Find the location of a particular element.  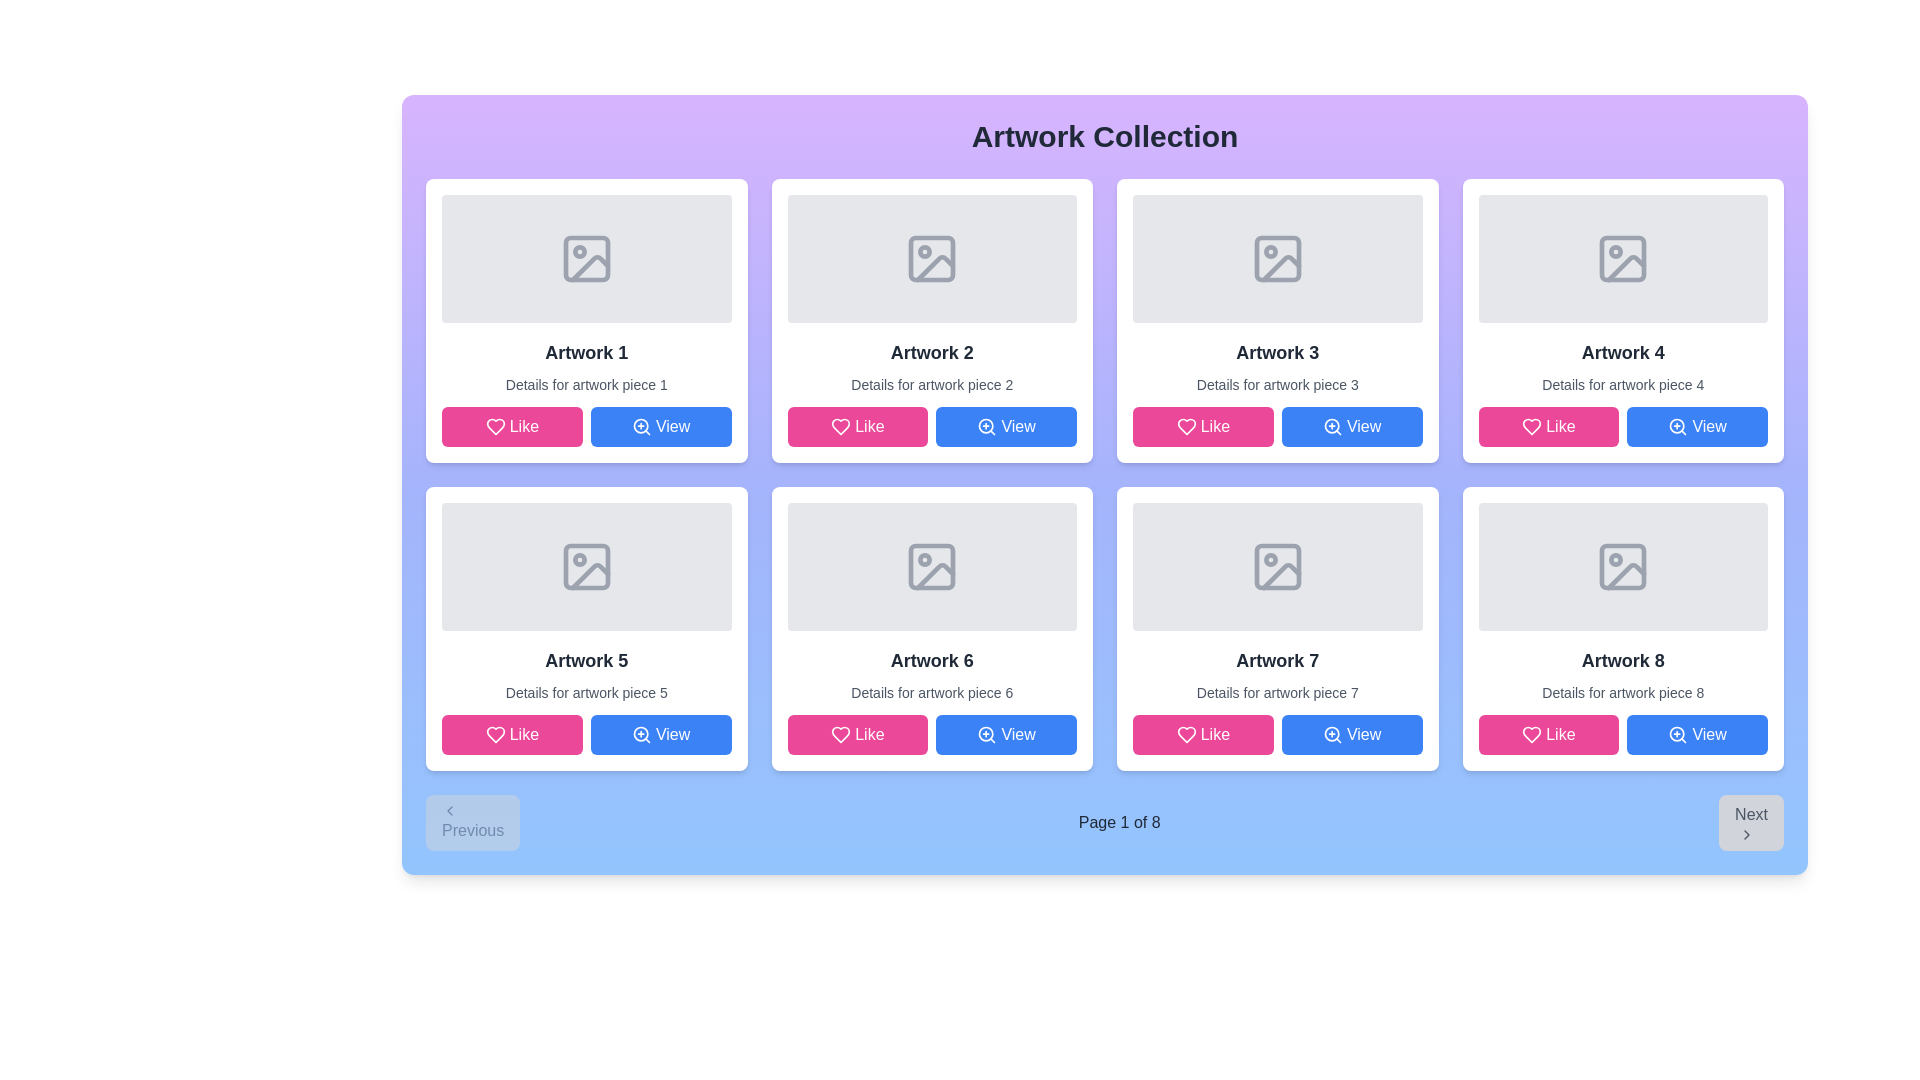

the text element that provides additional descriptive information about 'Artwork 1', located below the bold title text and above the buttons labeled 'Like' and 'View' is located at coordinates (585, 385).